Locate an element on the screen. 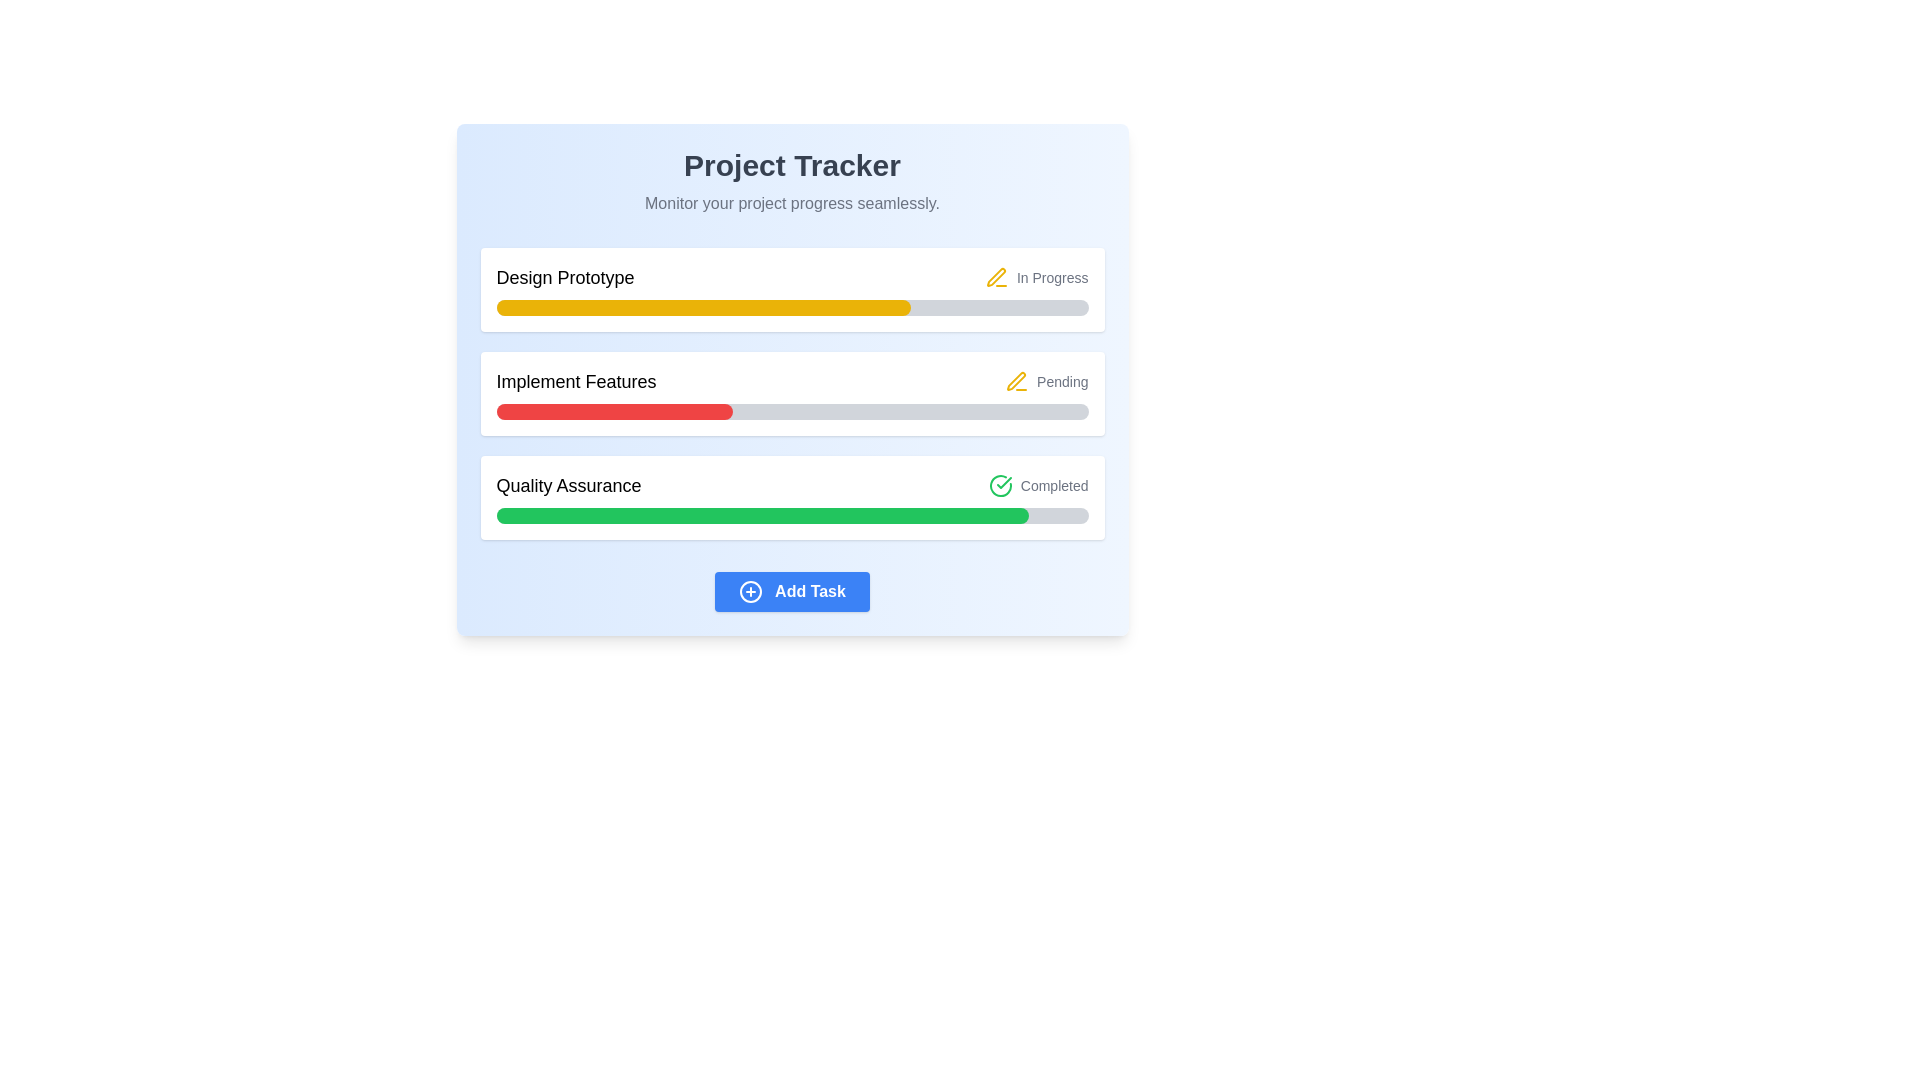  the progress bar is located at coordinates (709, 308).